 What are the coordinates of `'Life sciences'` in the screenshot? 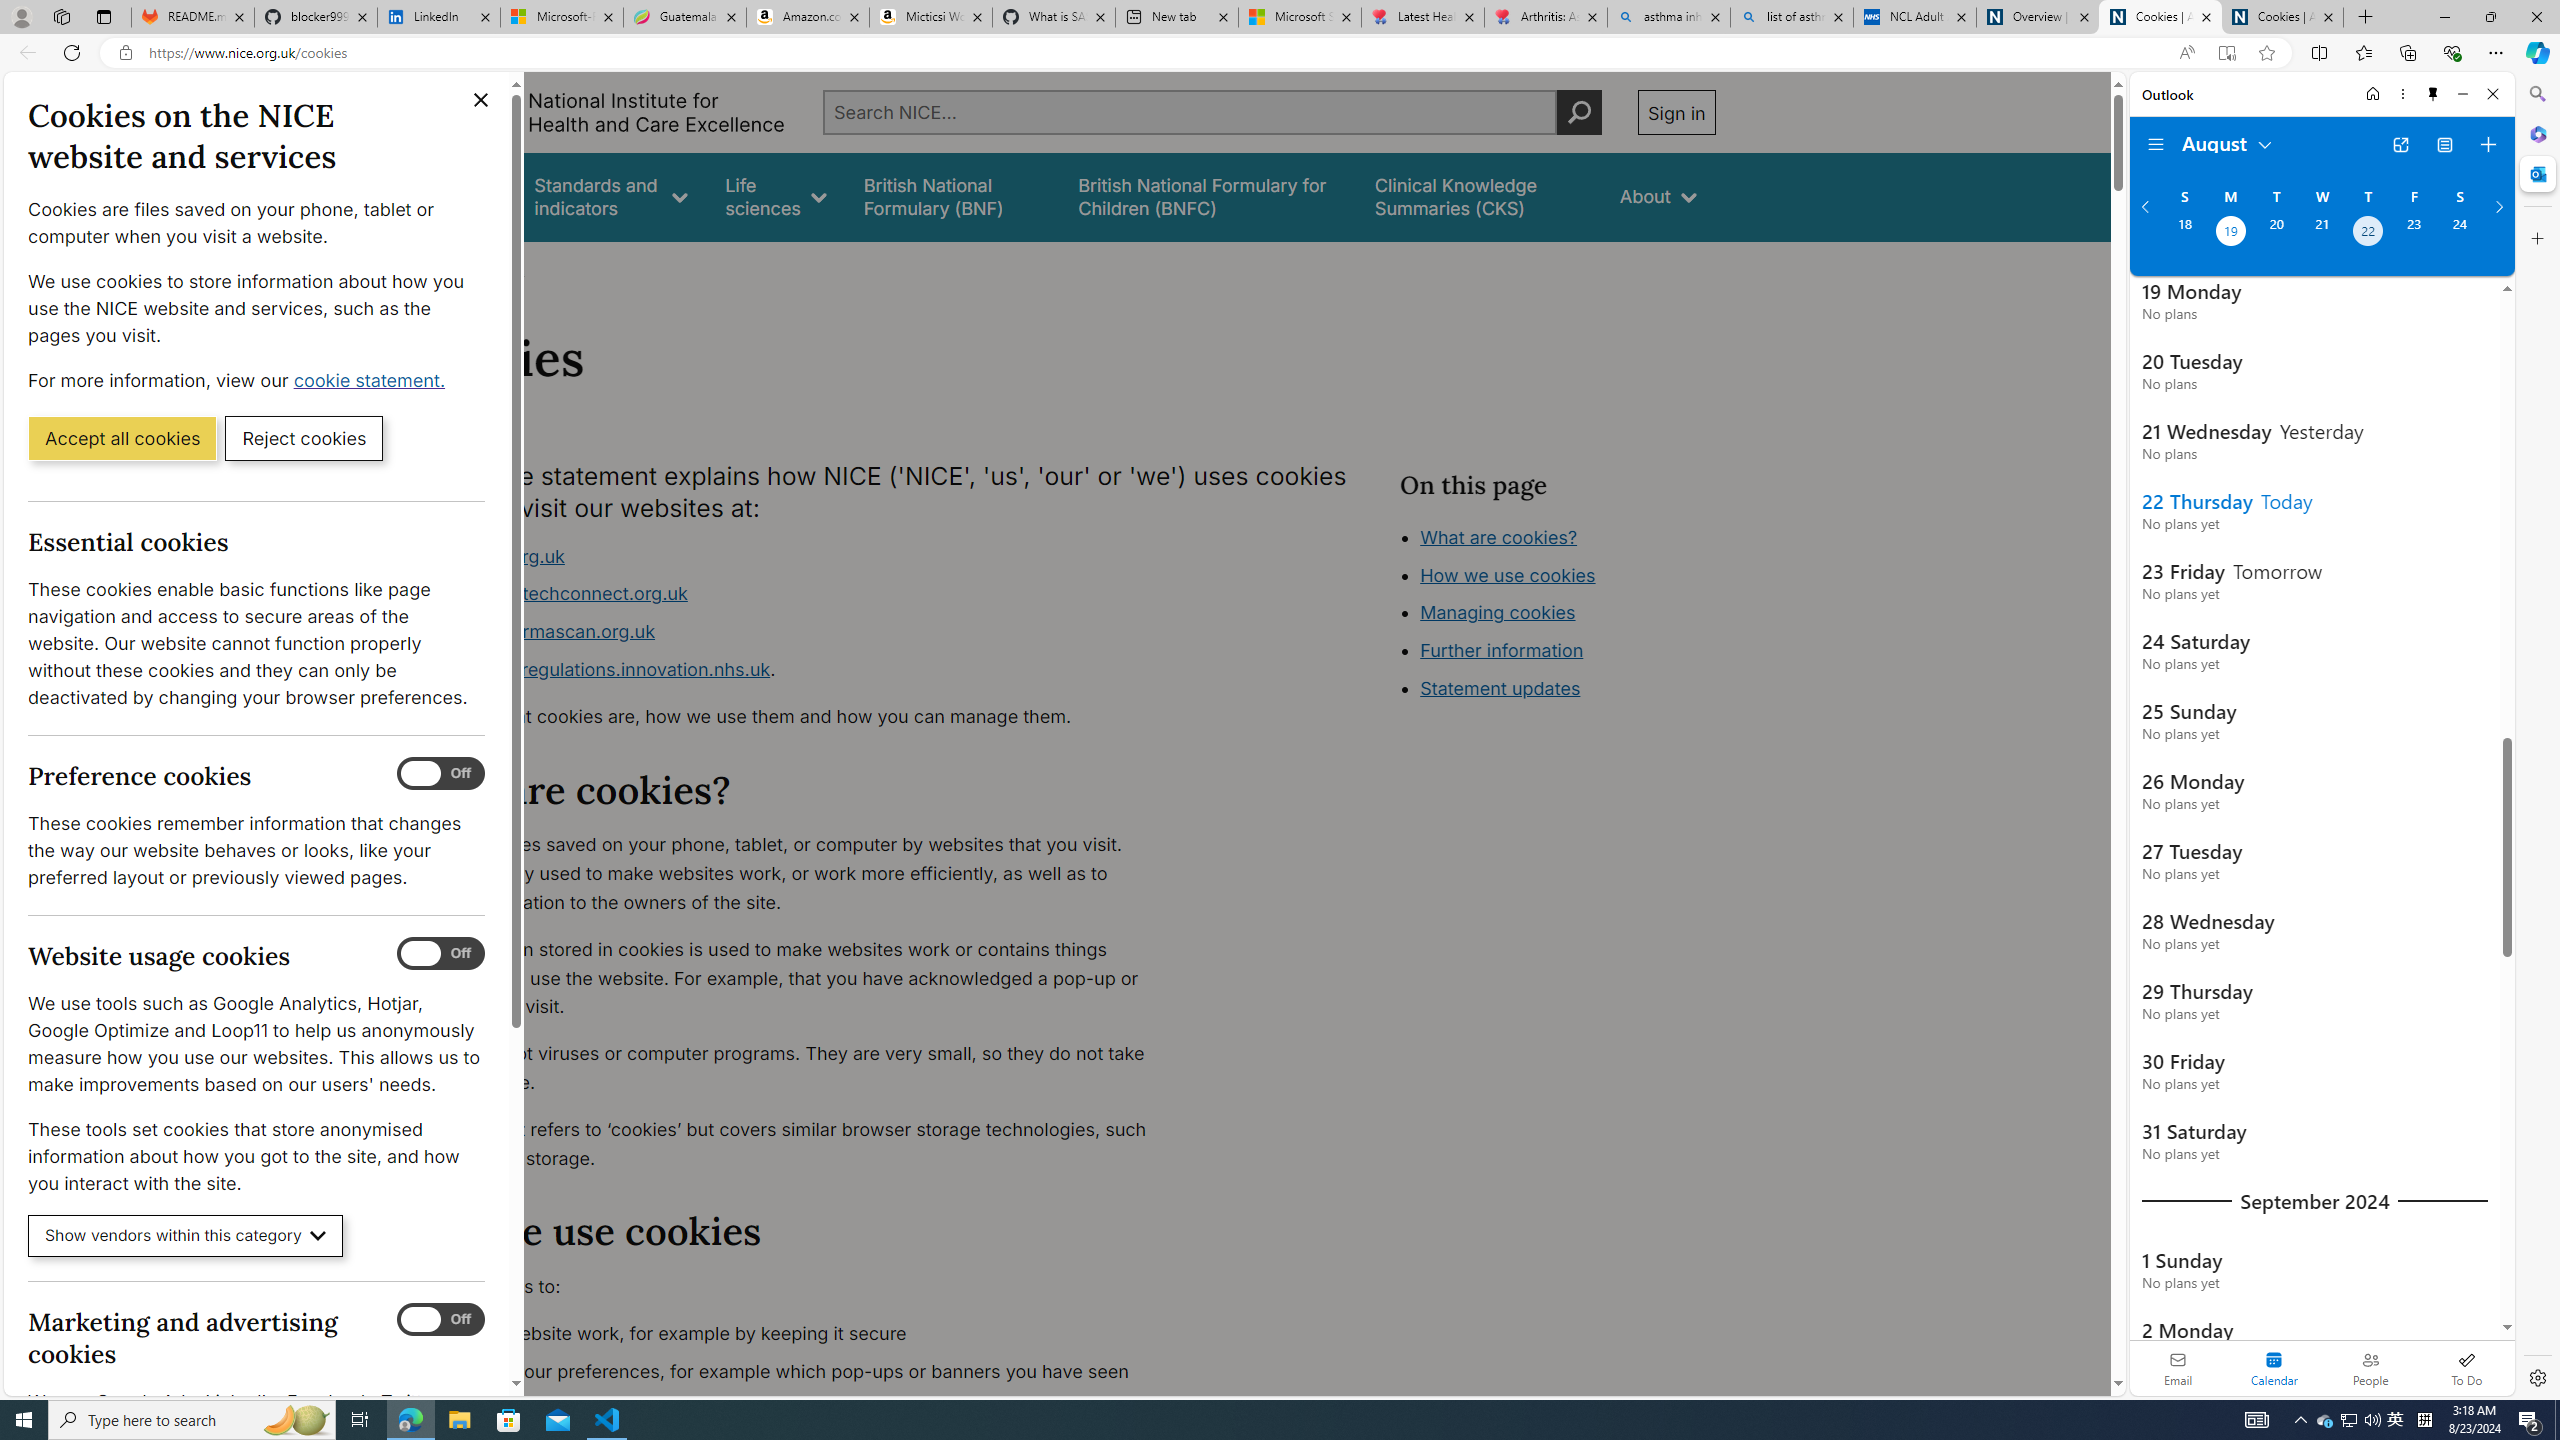 It's located at (774, 196).